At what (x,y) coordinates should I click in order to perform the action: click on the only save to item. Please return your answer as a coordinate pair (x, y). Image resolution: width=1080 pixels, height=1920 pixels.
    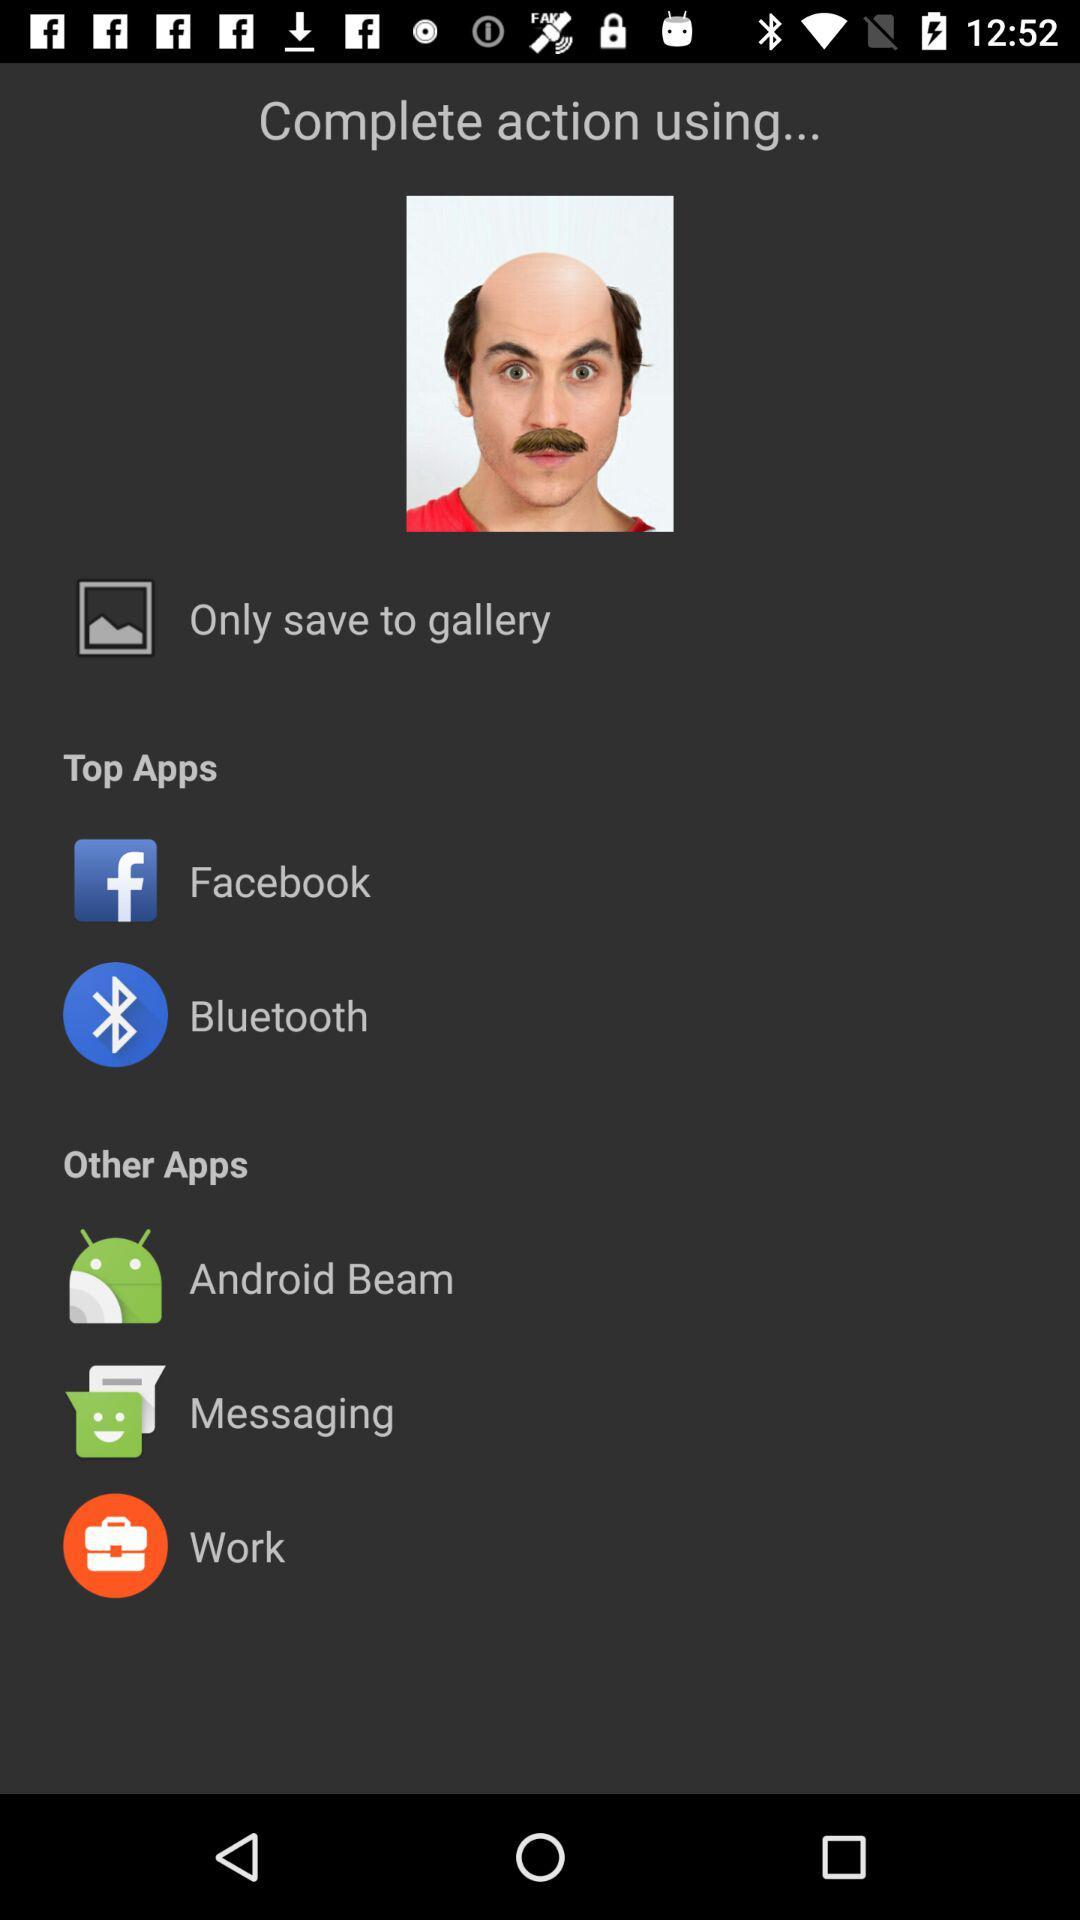
    Looking at the image, I should click on (370, 617).